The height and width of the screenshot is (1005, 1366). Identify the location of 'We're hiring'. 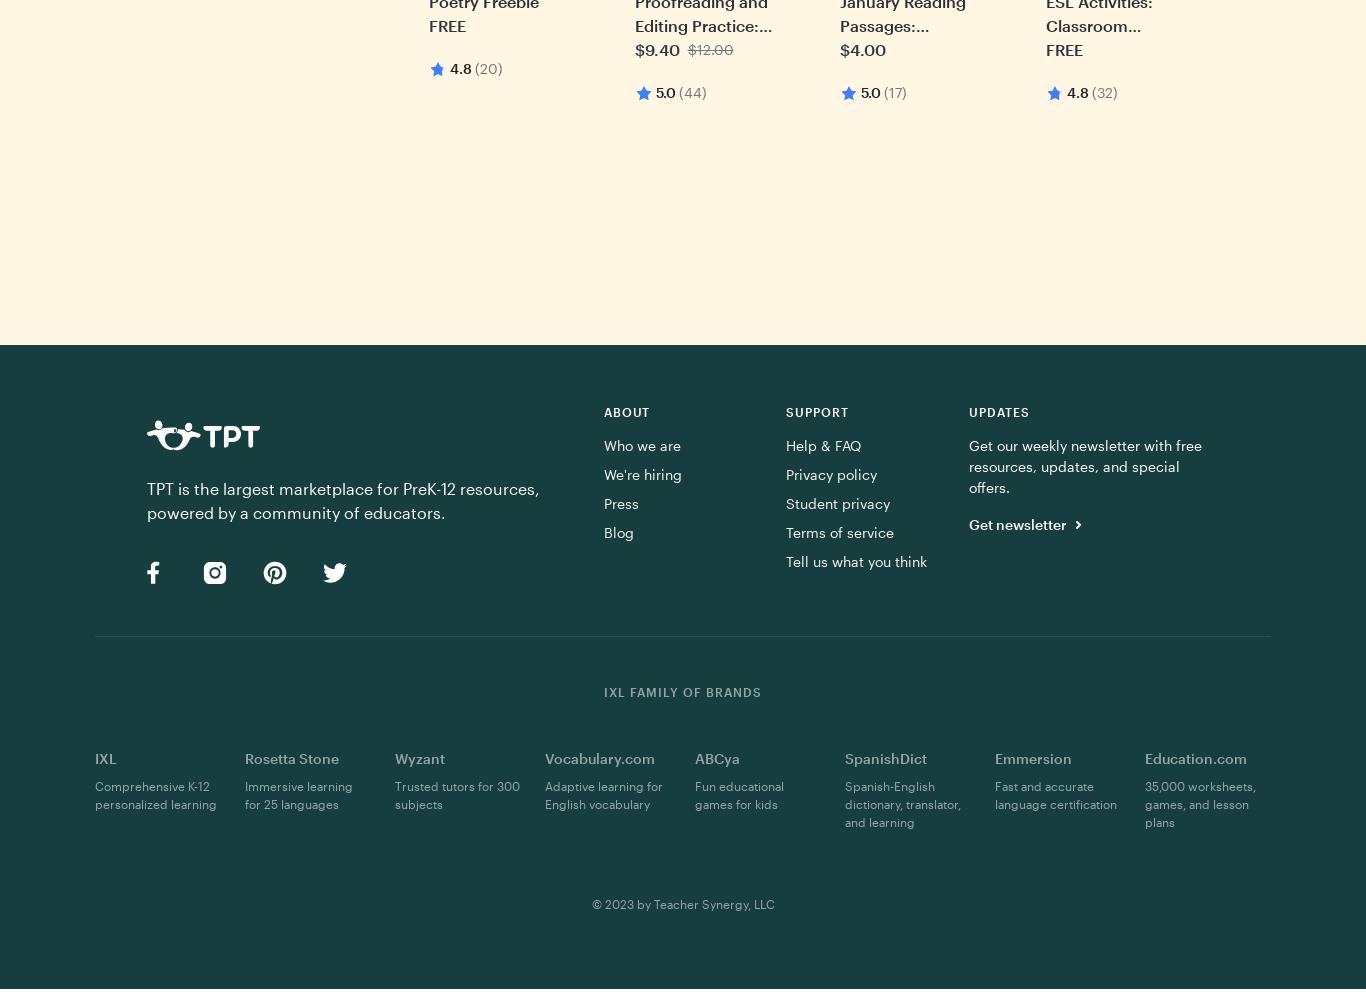
(601, 474).